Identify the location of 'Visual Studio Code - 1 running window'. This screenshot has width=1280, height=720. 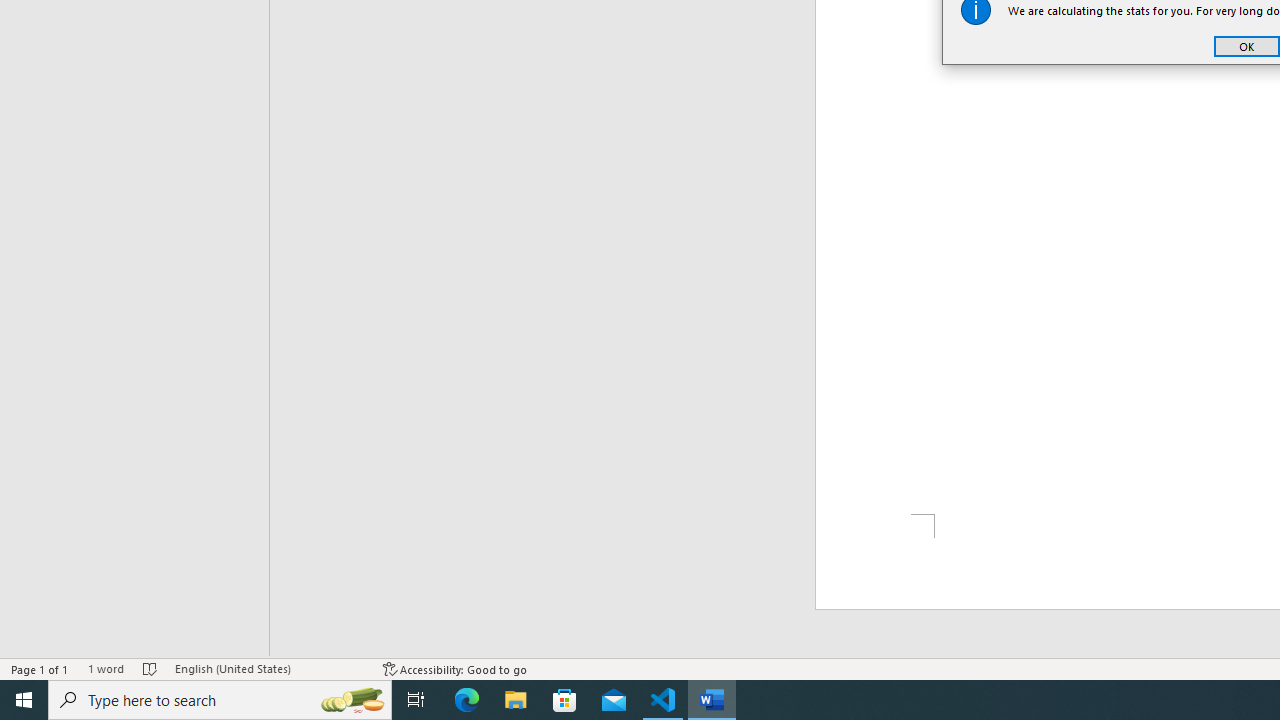
(663, 698).